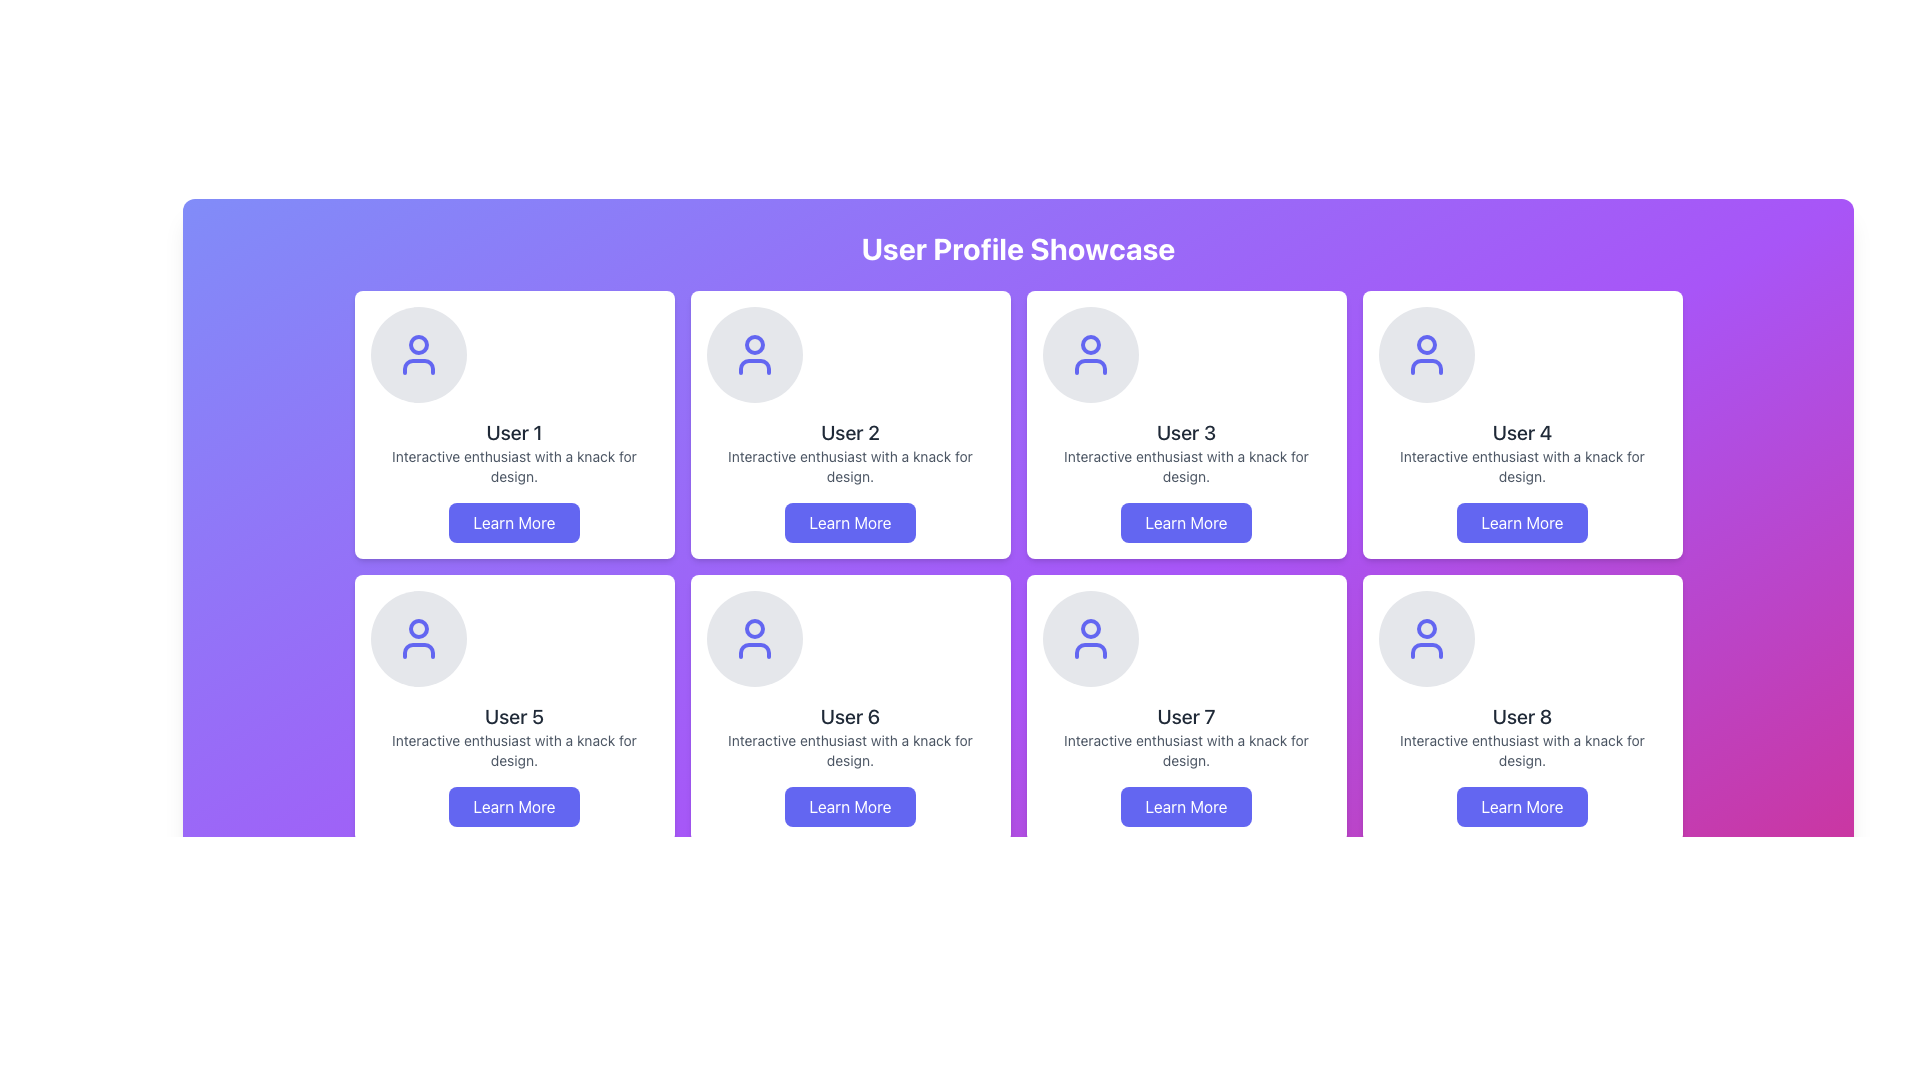 The width and height of the screenshot is (1920, 1080). What do you see at coordinates (850, 716) in the screenshot?
I see `the text label 'User 6' which identifies the user associated with the respective card in the profile showcase grid, located in the bottom center of a 2x4 grid layout` at bounding box center [850, 716].